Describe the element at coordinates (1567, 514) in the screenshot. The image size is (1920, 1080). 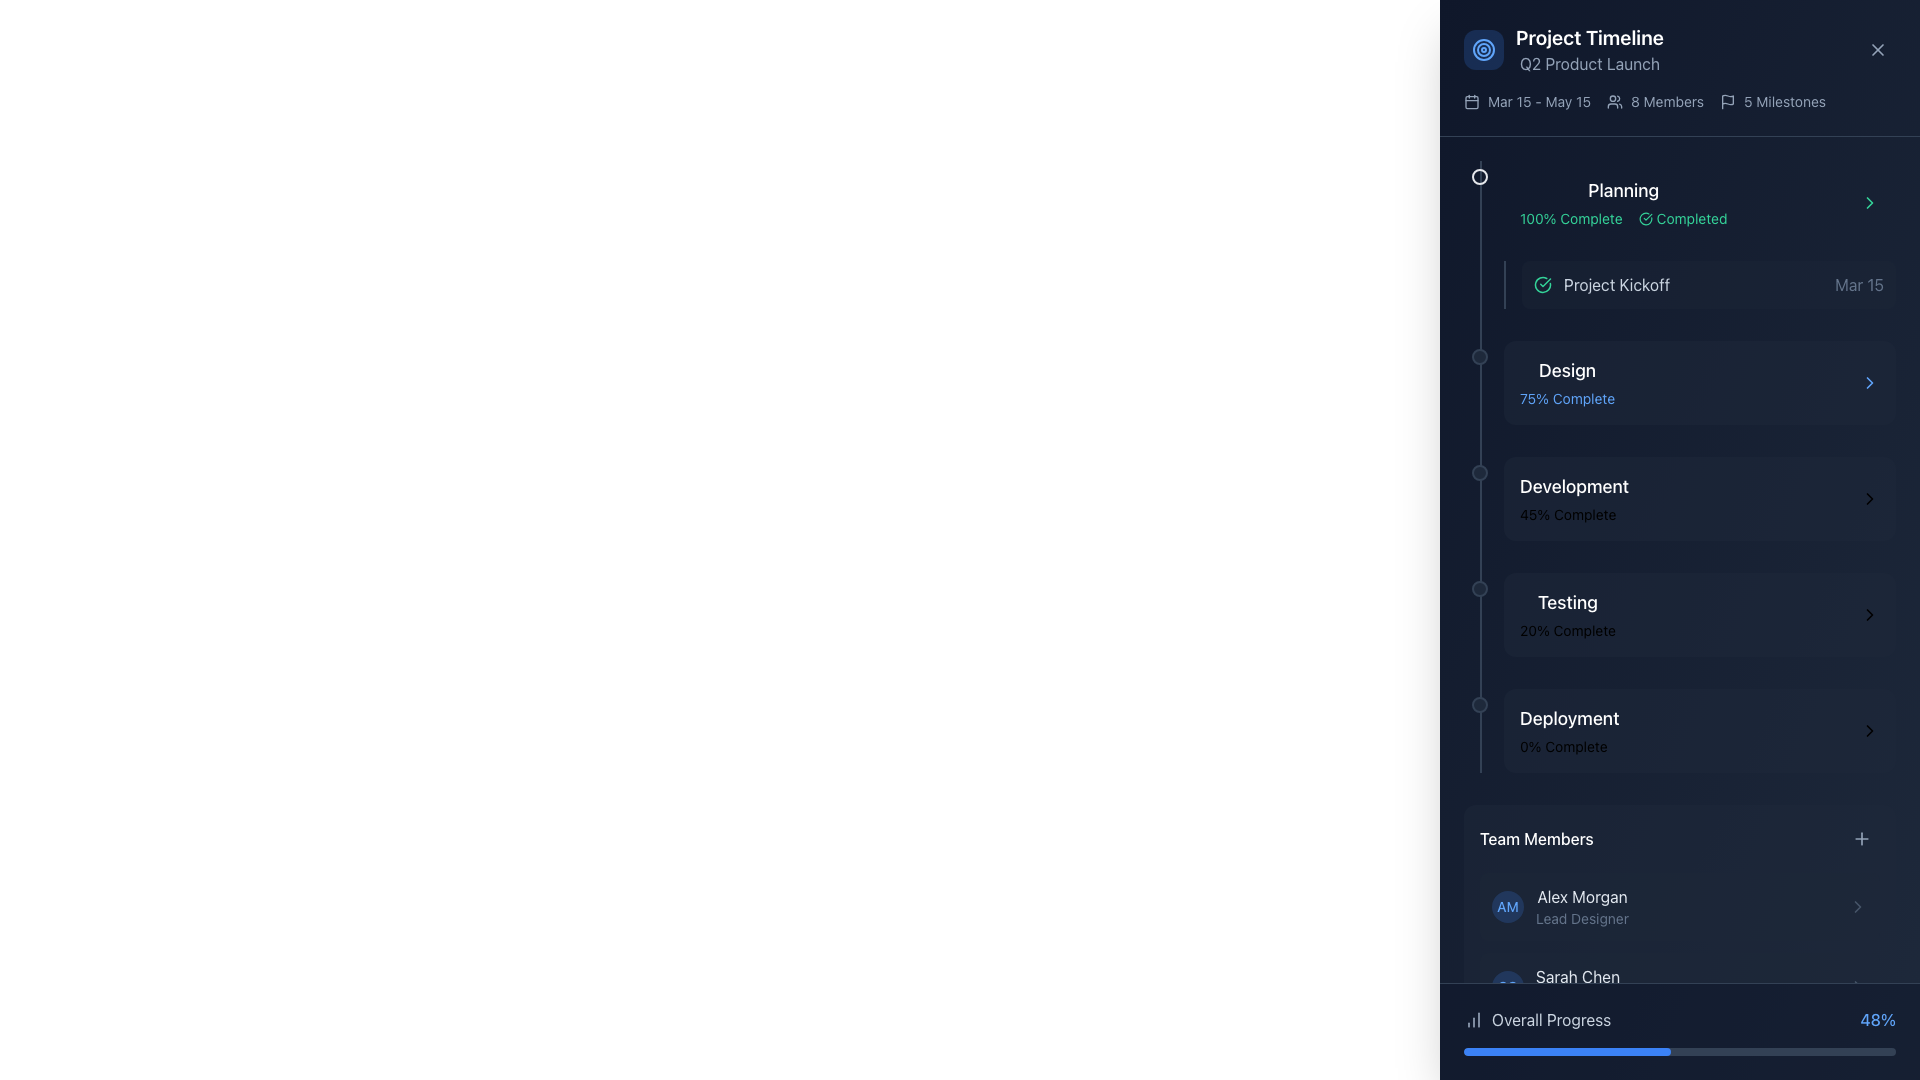
I see `the '45% Complete' text label, which is a purple text indicating progress in the 'Development' section` at that location.